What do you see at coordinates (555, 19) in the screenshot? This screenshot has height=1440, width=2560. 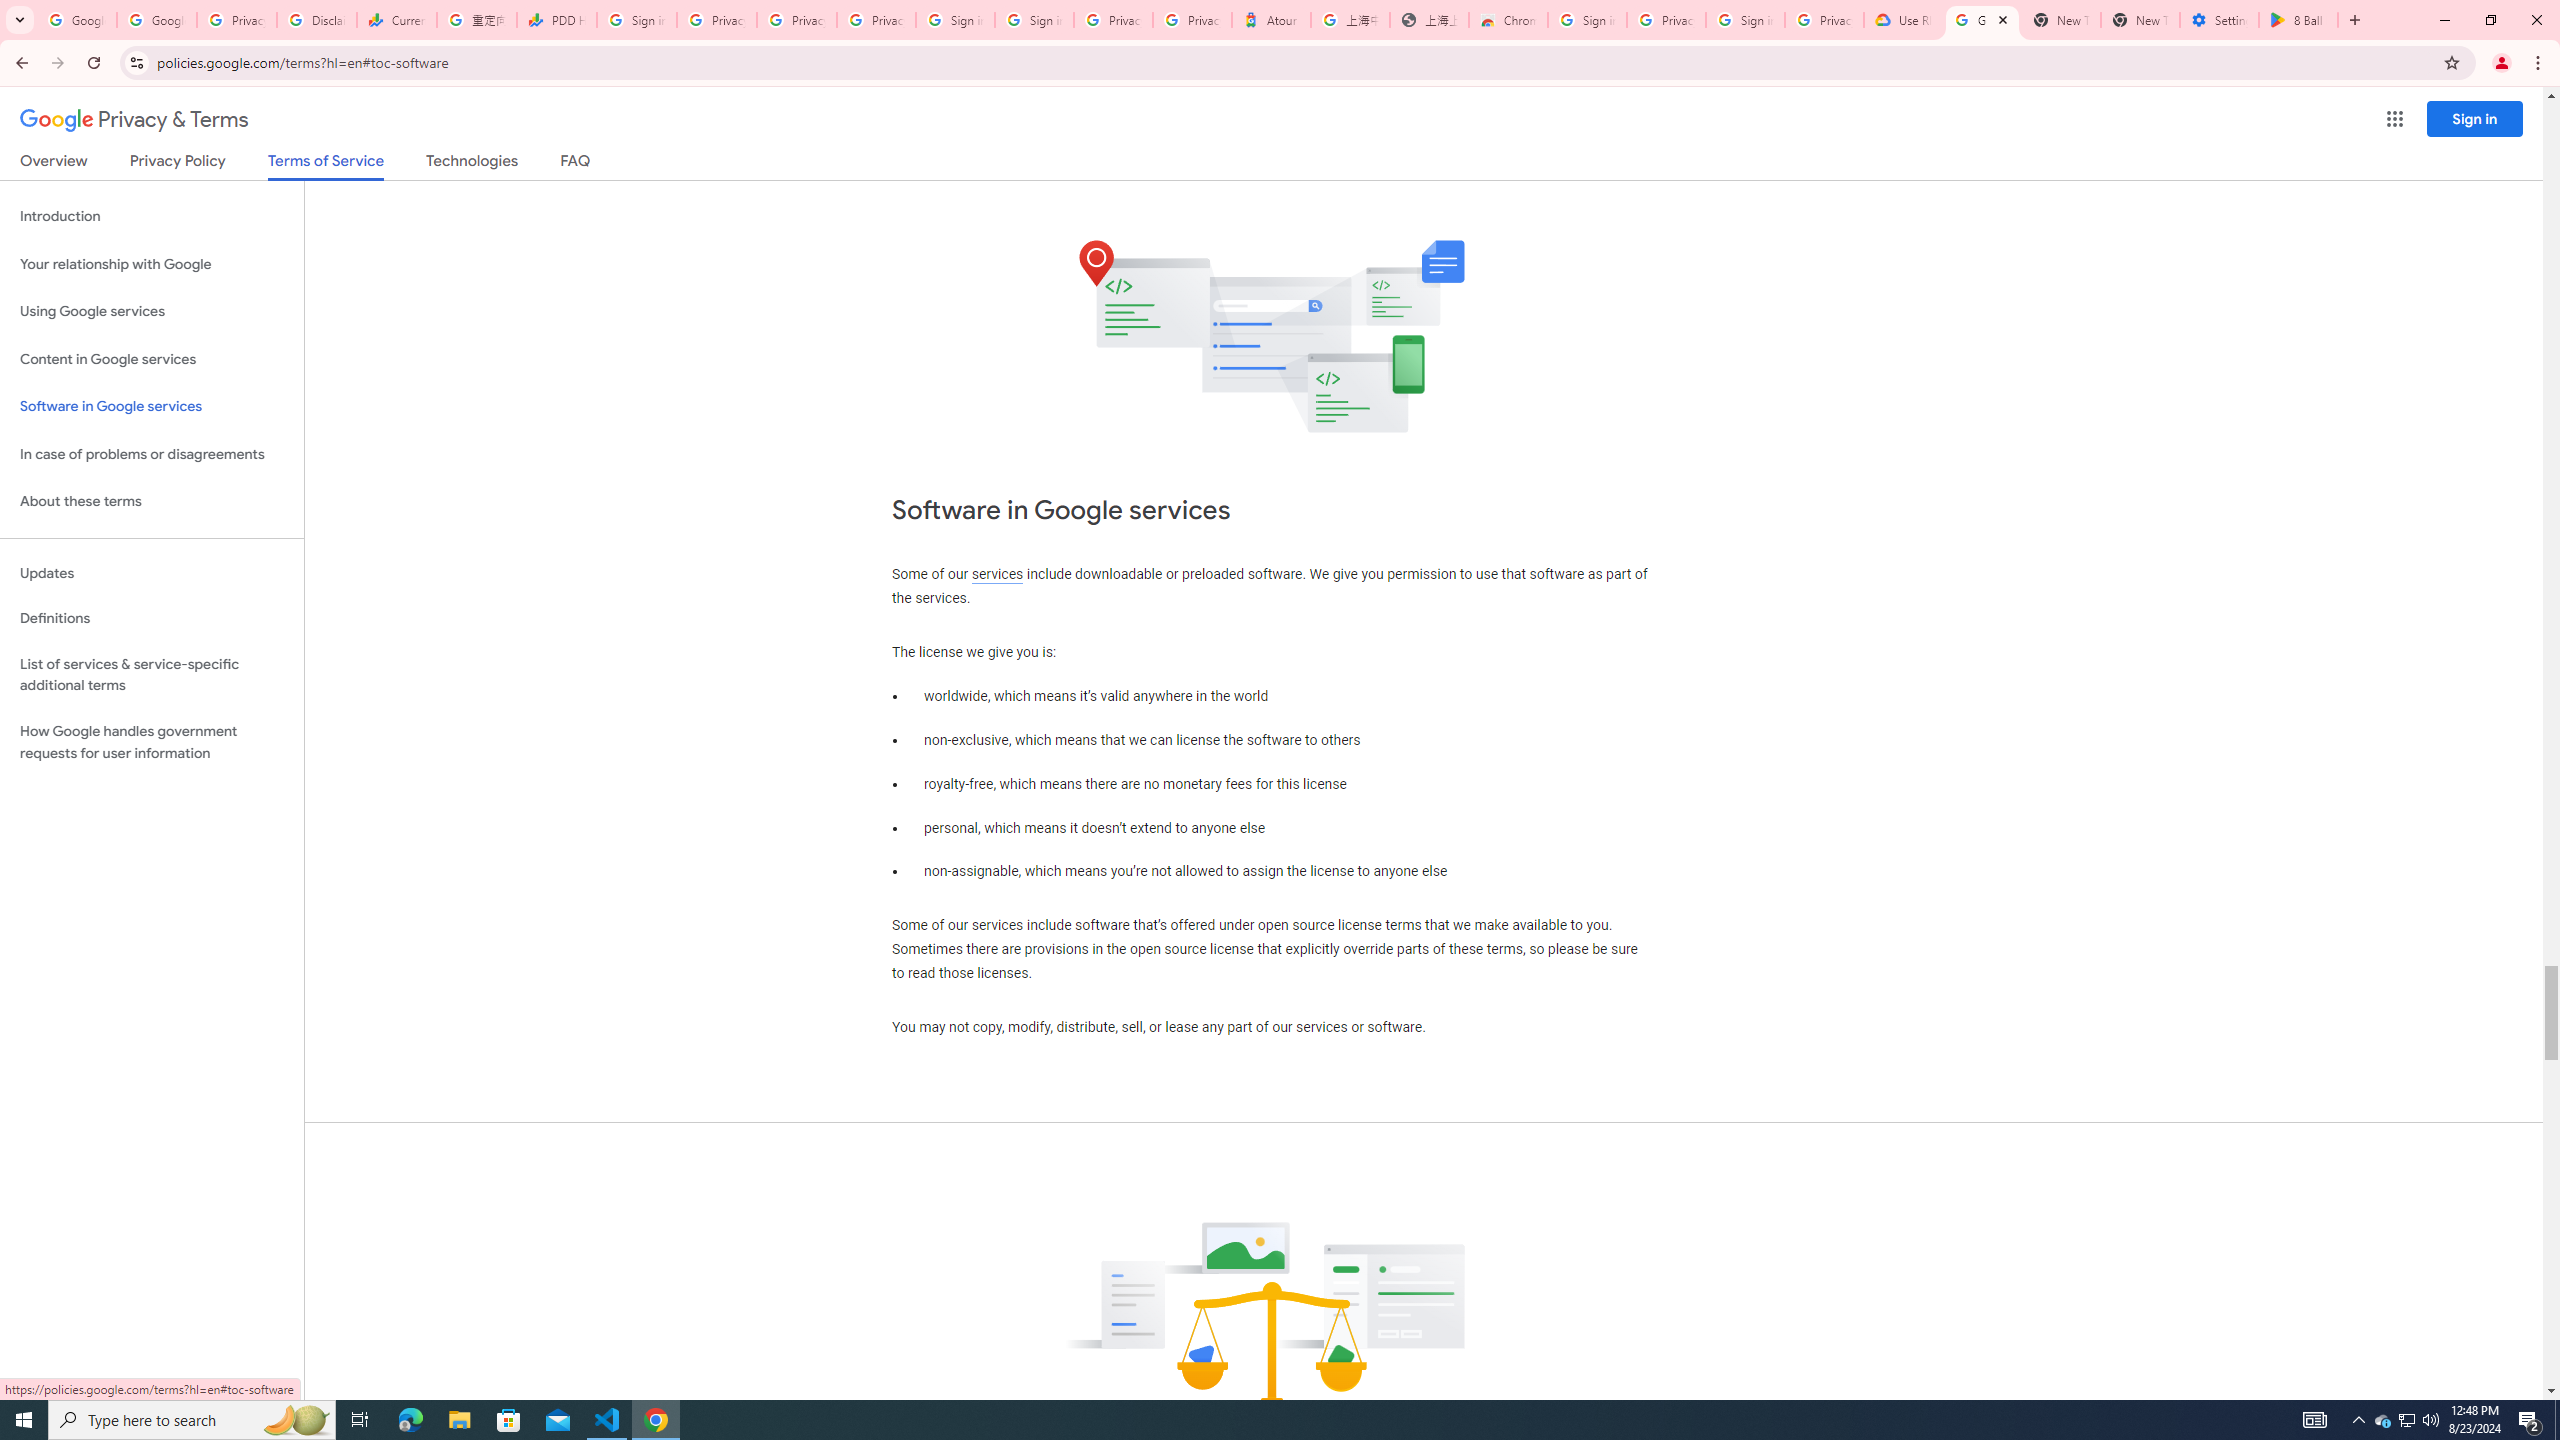 I see `'PDD Holdings Inc - ADR (PDD) Price & News - Google Finance'` at bounding box center [555, 19].